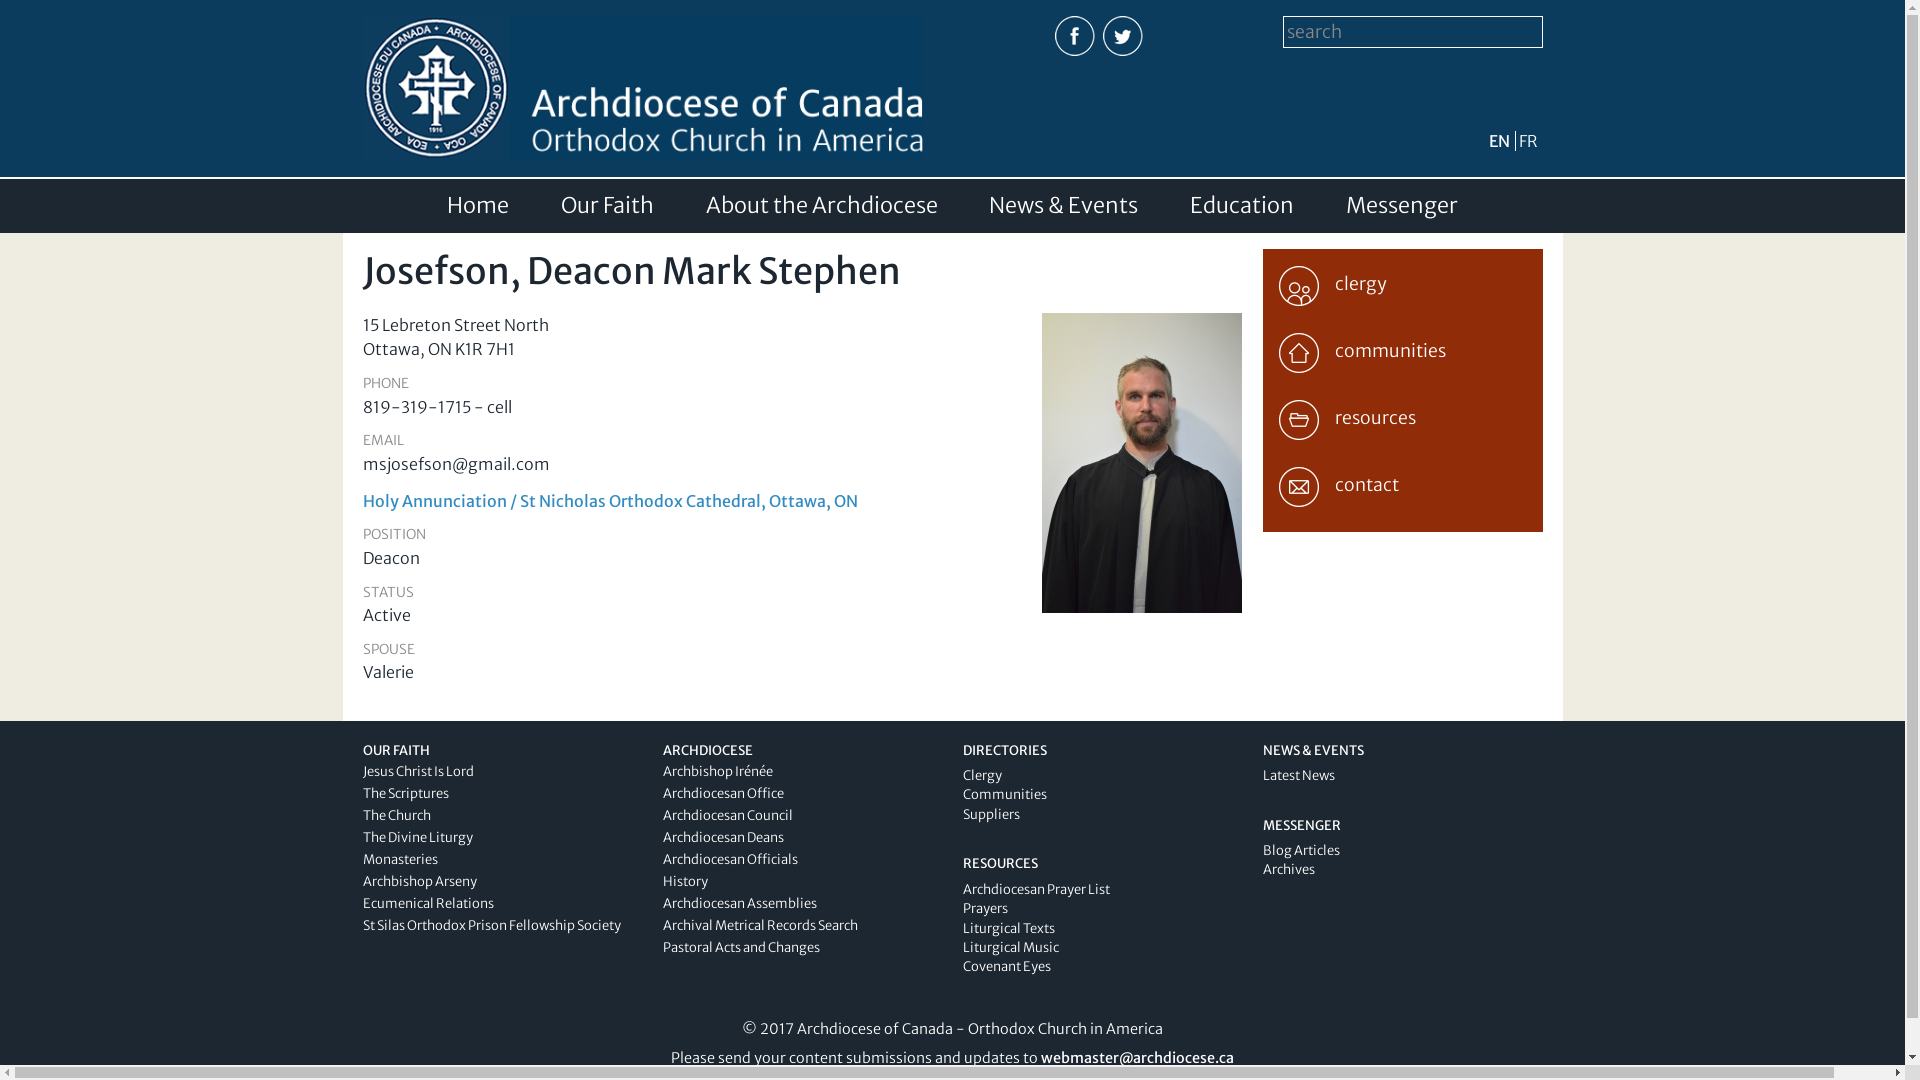 This screenshot has height=1080, width=1920. I want to click on 'Pastoral Acts and Changes', so click(739, 946).